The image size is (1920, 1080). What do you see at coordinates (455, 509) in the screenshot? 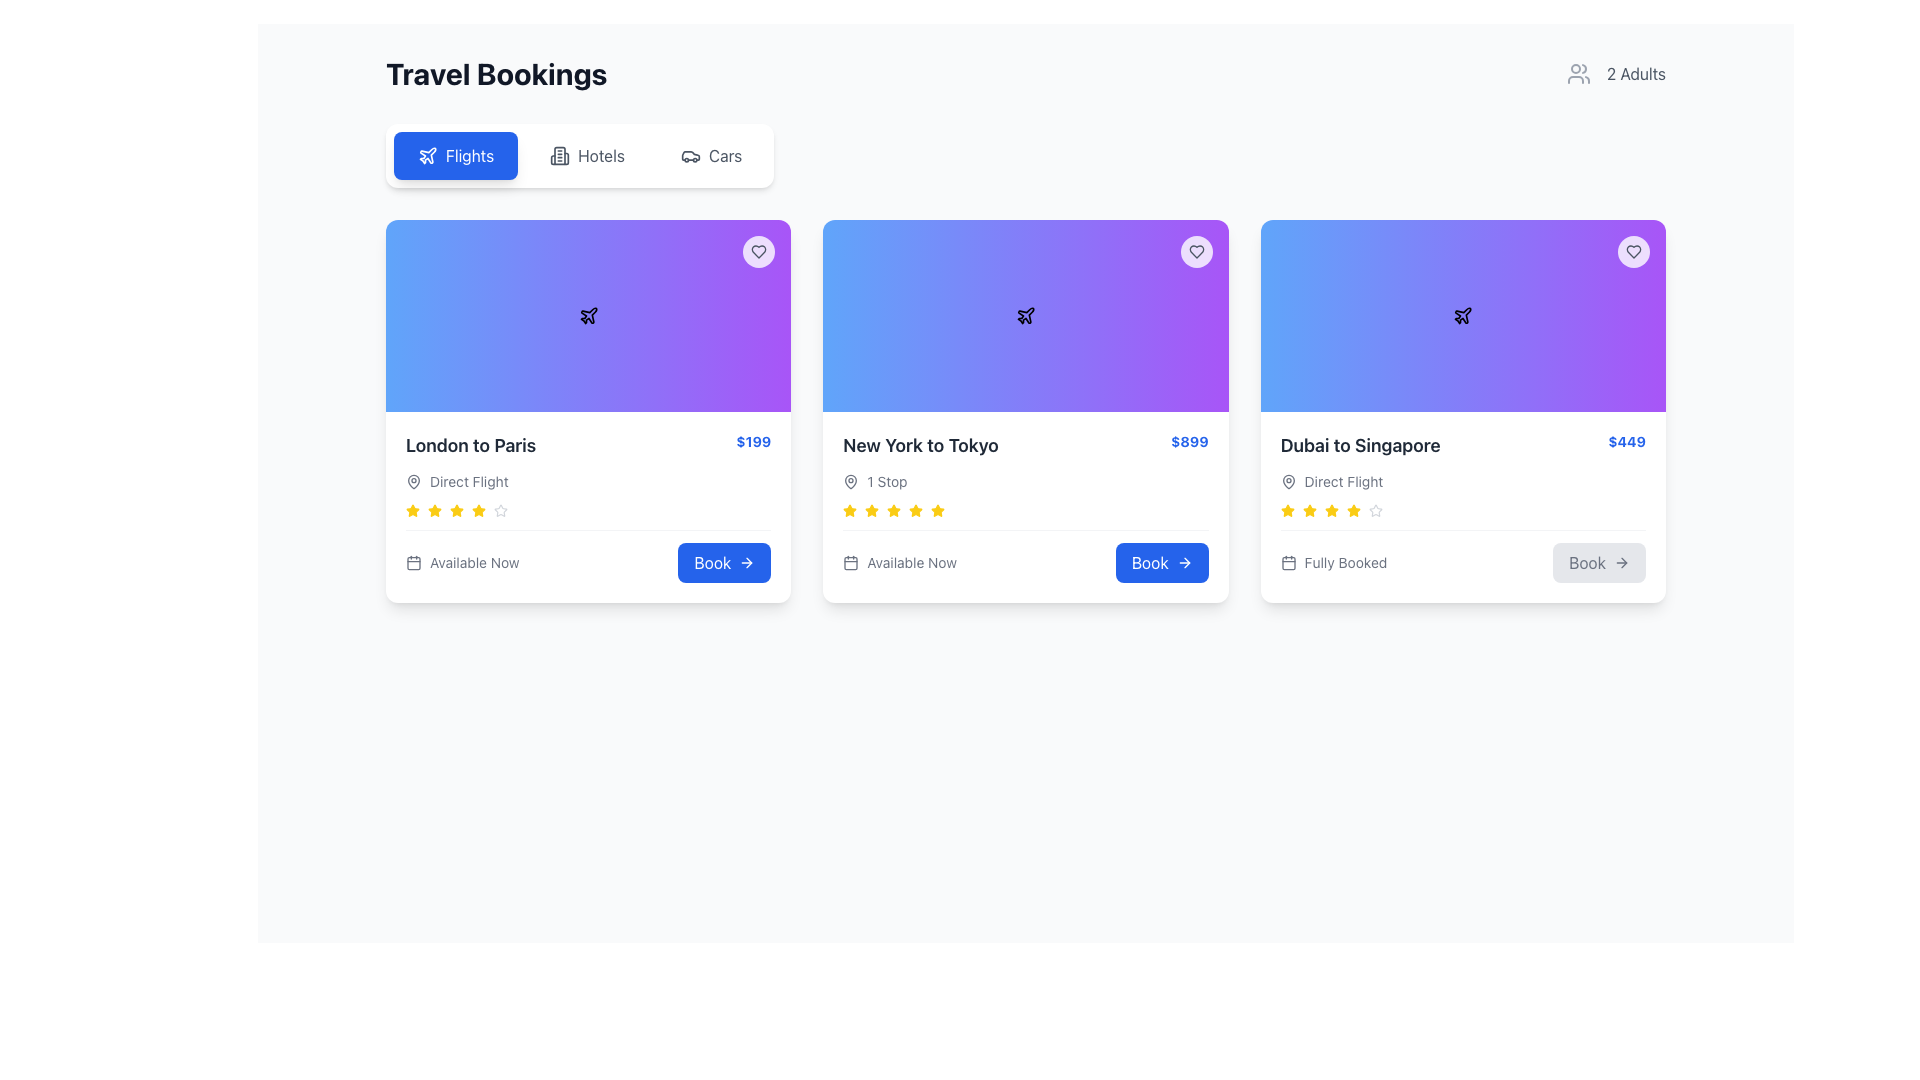
I see `the fifth star icon in the rating system located below the 'London to Paris' card` at bounding box center [455, 509].